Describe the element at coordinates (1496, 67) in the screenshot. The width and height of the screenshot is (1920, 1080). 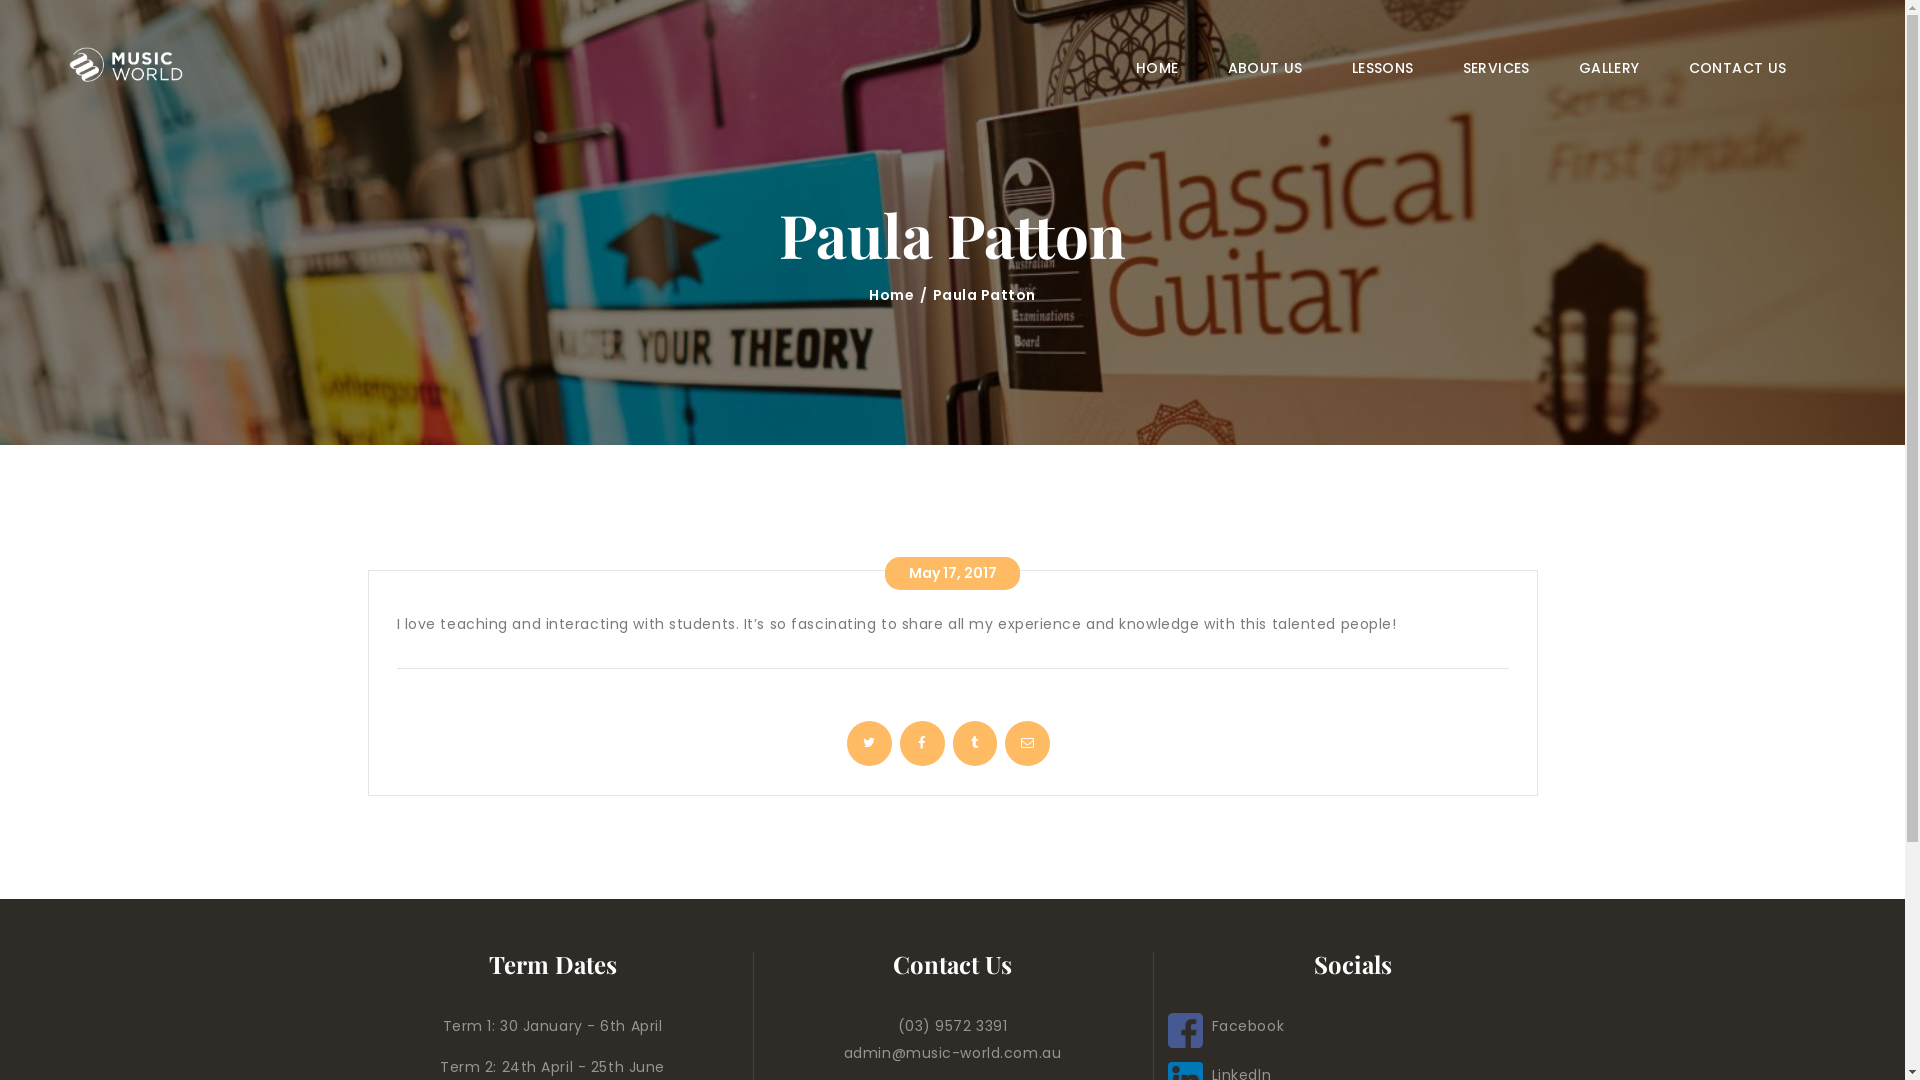
I see `'SERVICES'` at that location.